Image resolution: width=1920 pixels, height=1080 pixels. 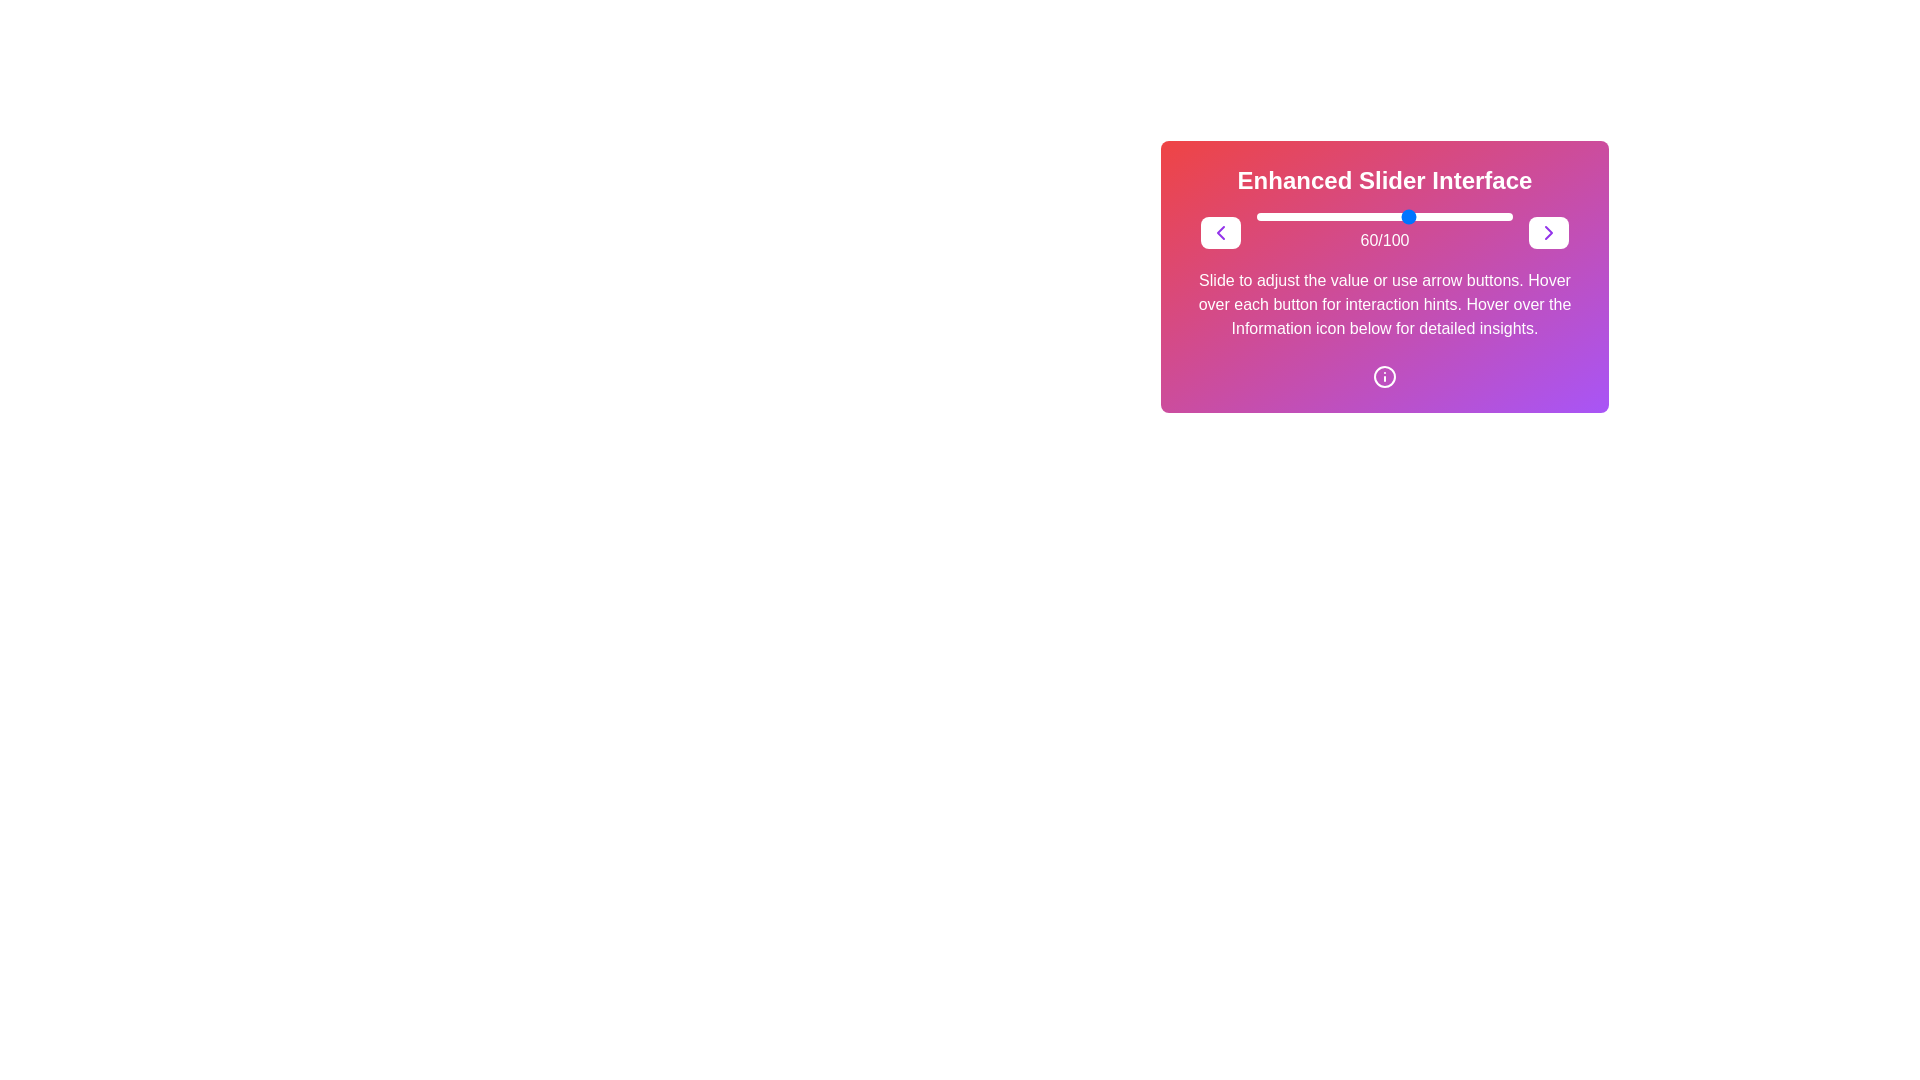 What do you see at coordinates (1268, 216) in the screenshot?
I see `the slider value` at bounding box center [1268, 216].